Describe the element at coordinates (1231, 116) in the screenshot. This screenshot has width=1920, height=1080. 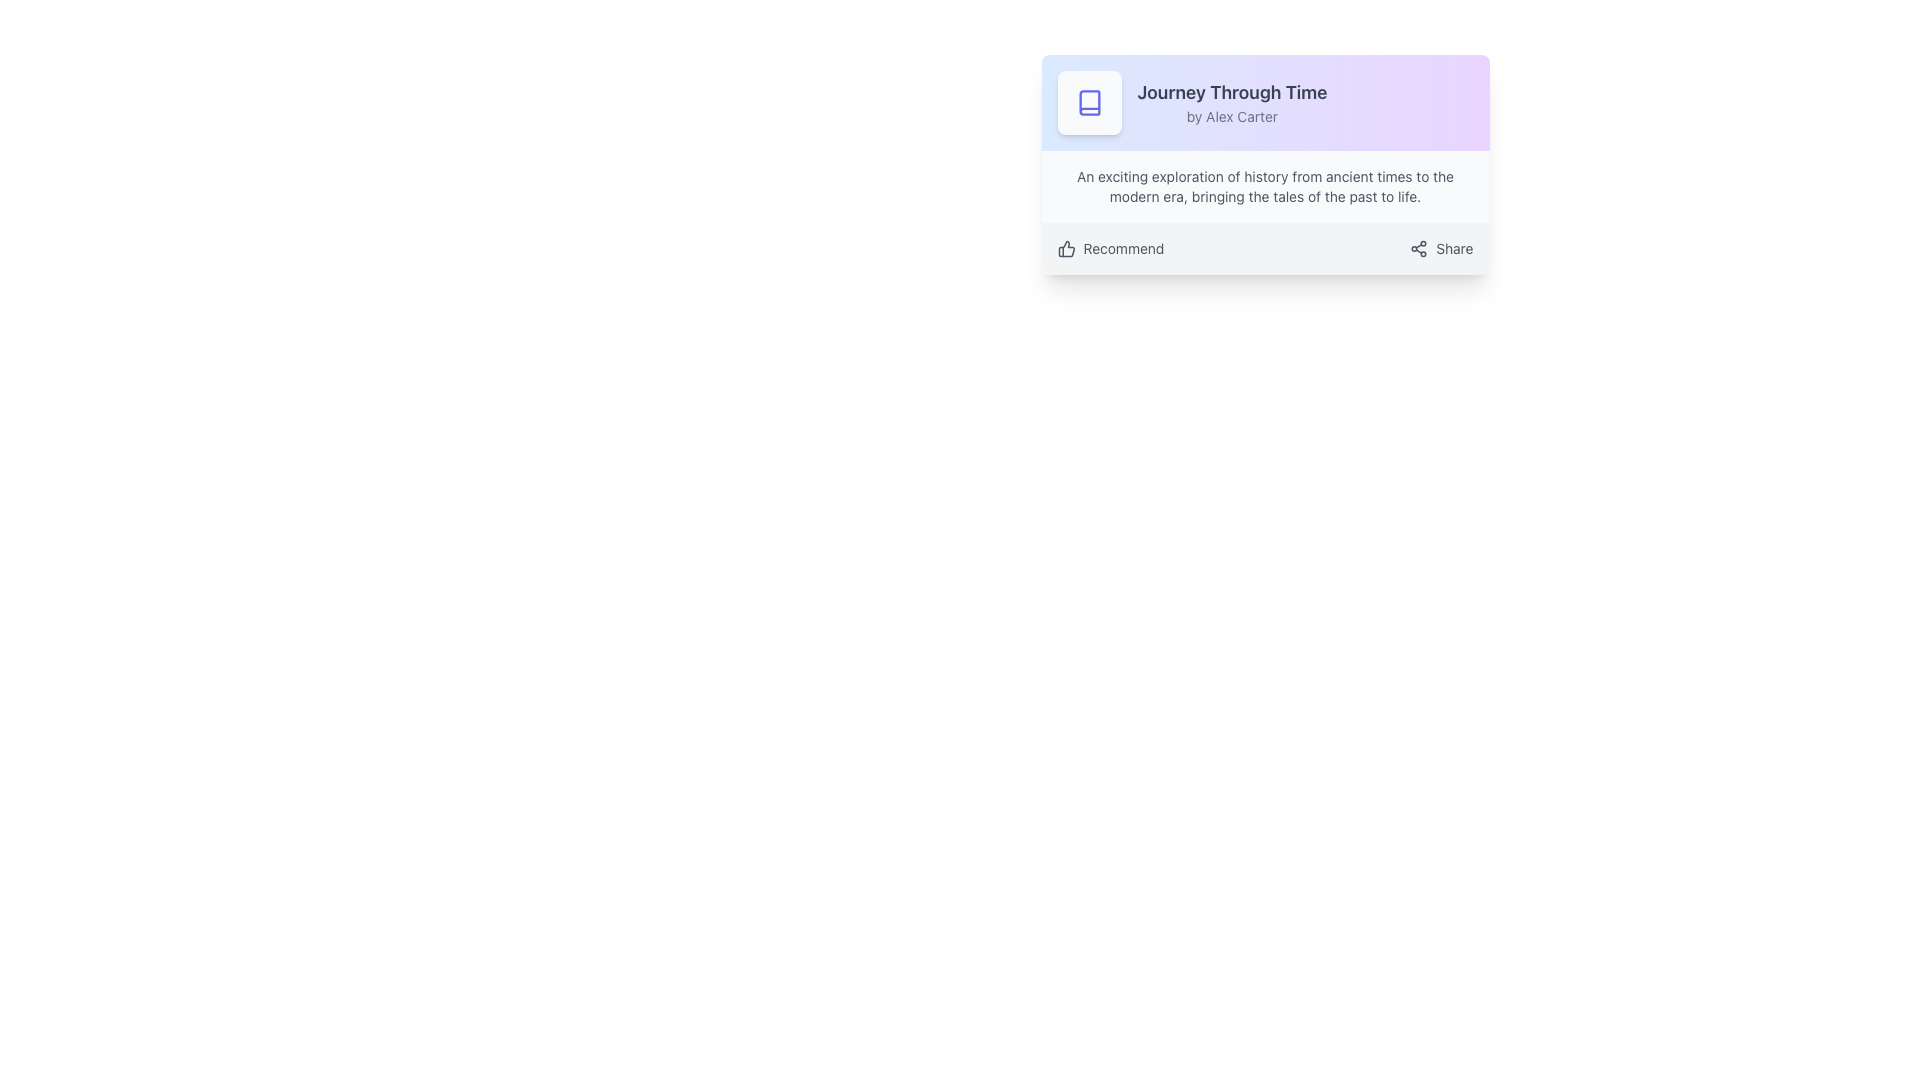
I see `the informational text element that provides author attribution, located below the title 'Journey Through Time' in the card interface` at that location.